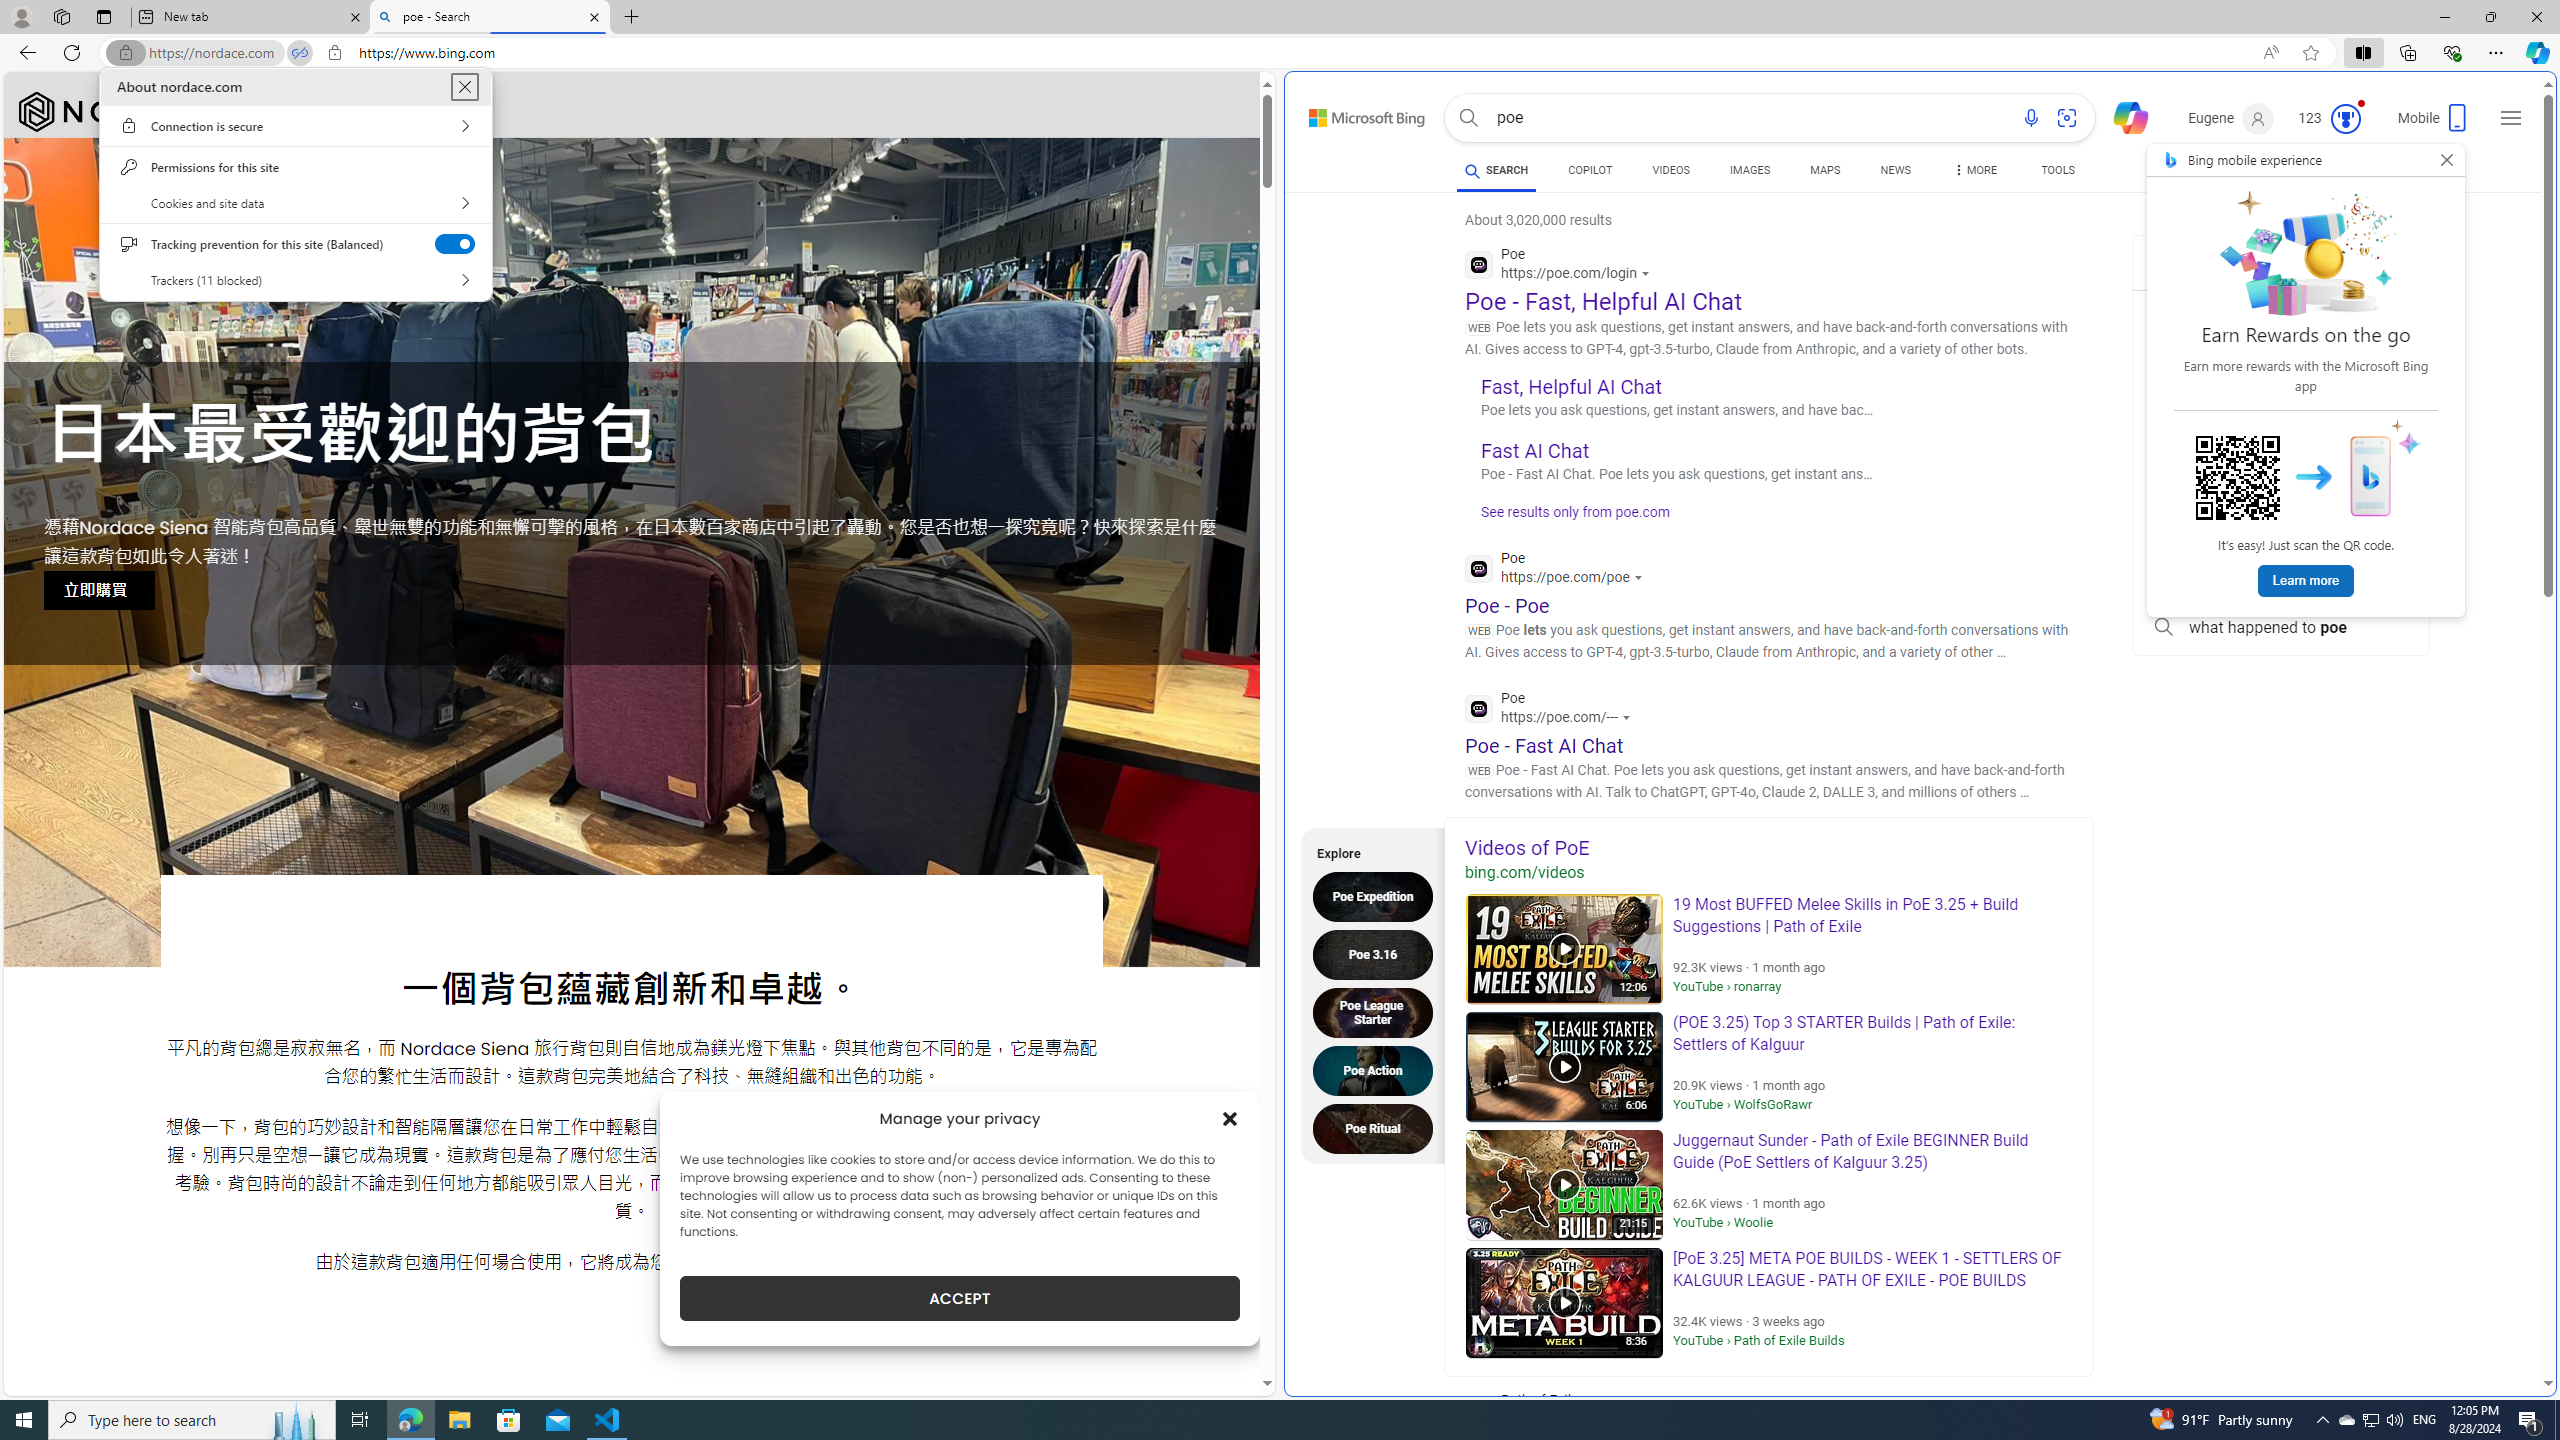 The image size is (2560, 1440). What do you see at coordinates (959, 1298) in the screenshot?
I see `'ACCEPT'` at bounding box center [959, 1298].